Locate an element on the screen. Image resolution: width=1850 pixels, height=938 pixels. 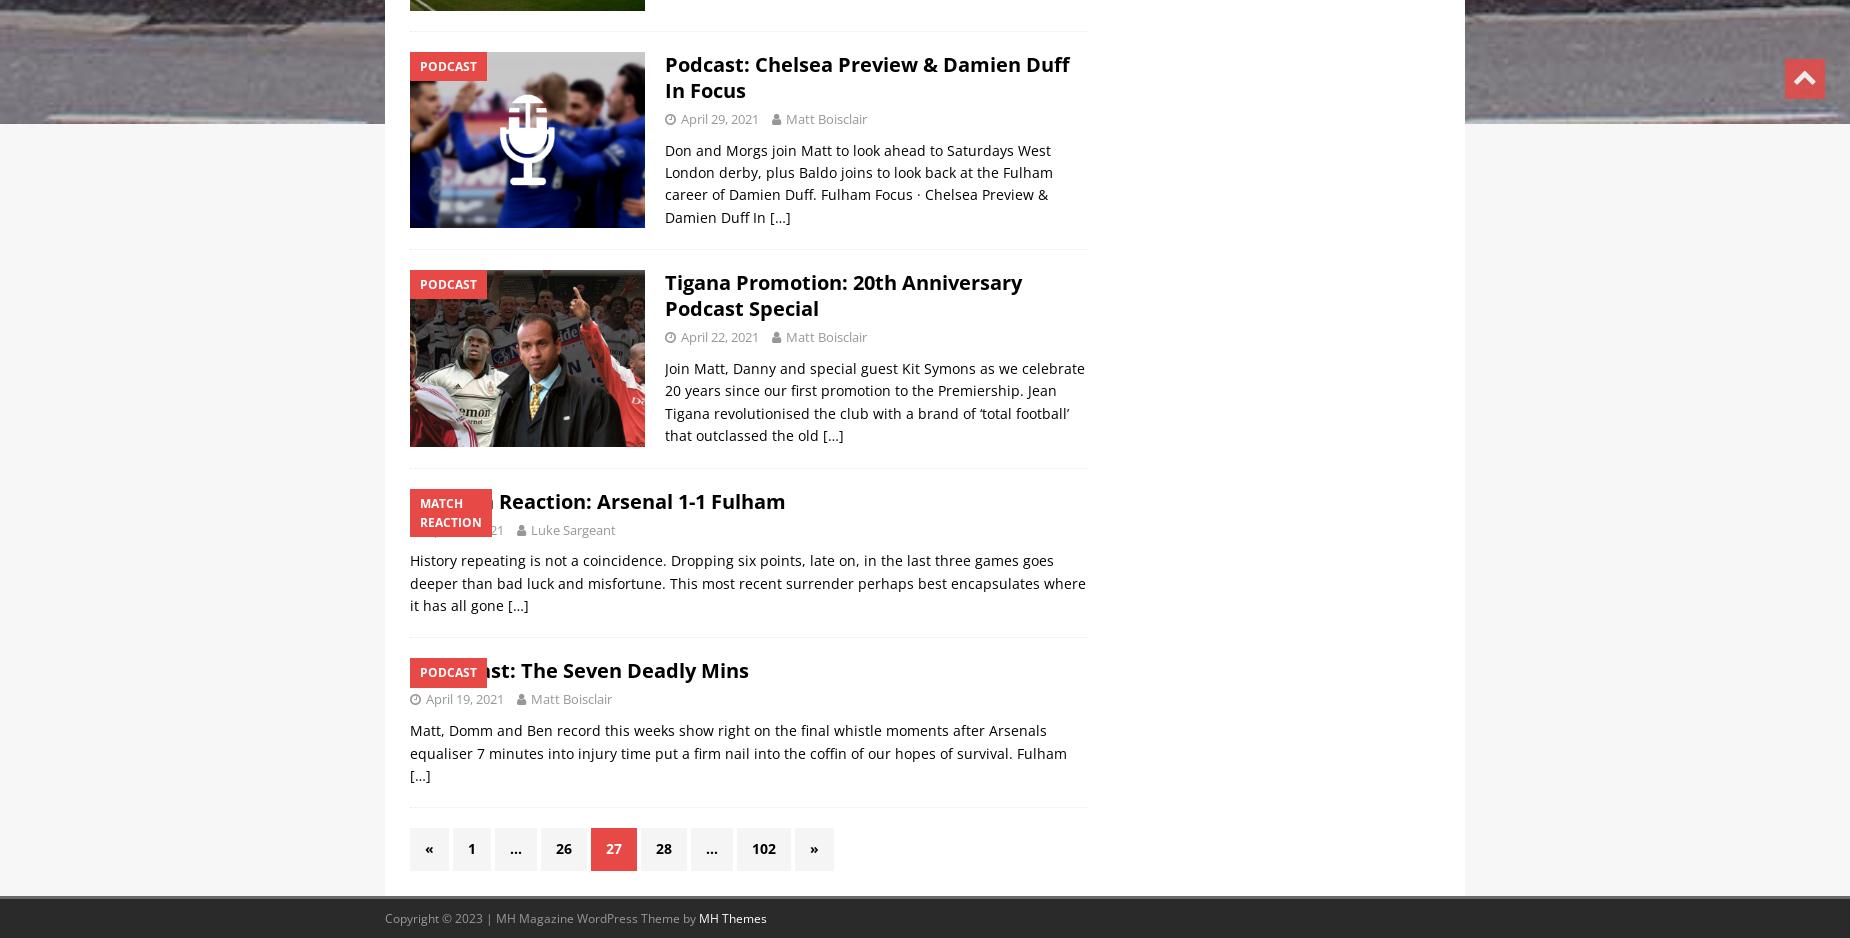
'April 20, 2021' is located at coordinates (720, 528).